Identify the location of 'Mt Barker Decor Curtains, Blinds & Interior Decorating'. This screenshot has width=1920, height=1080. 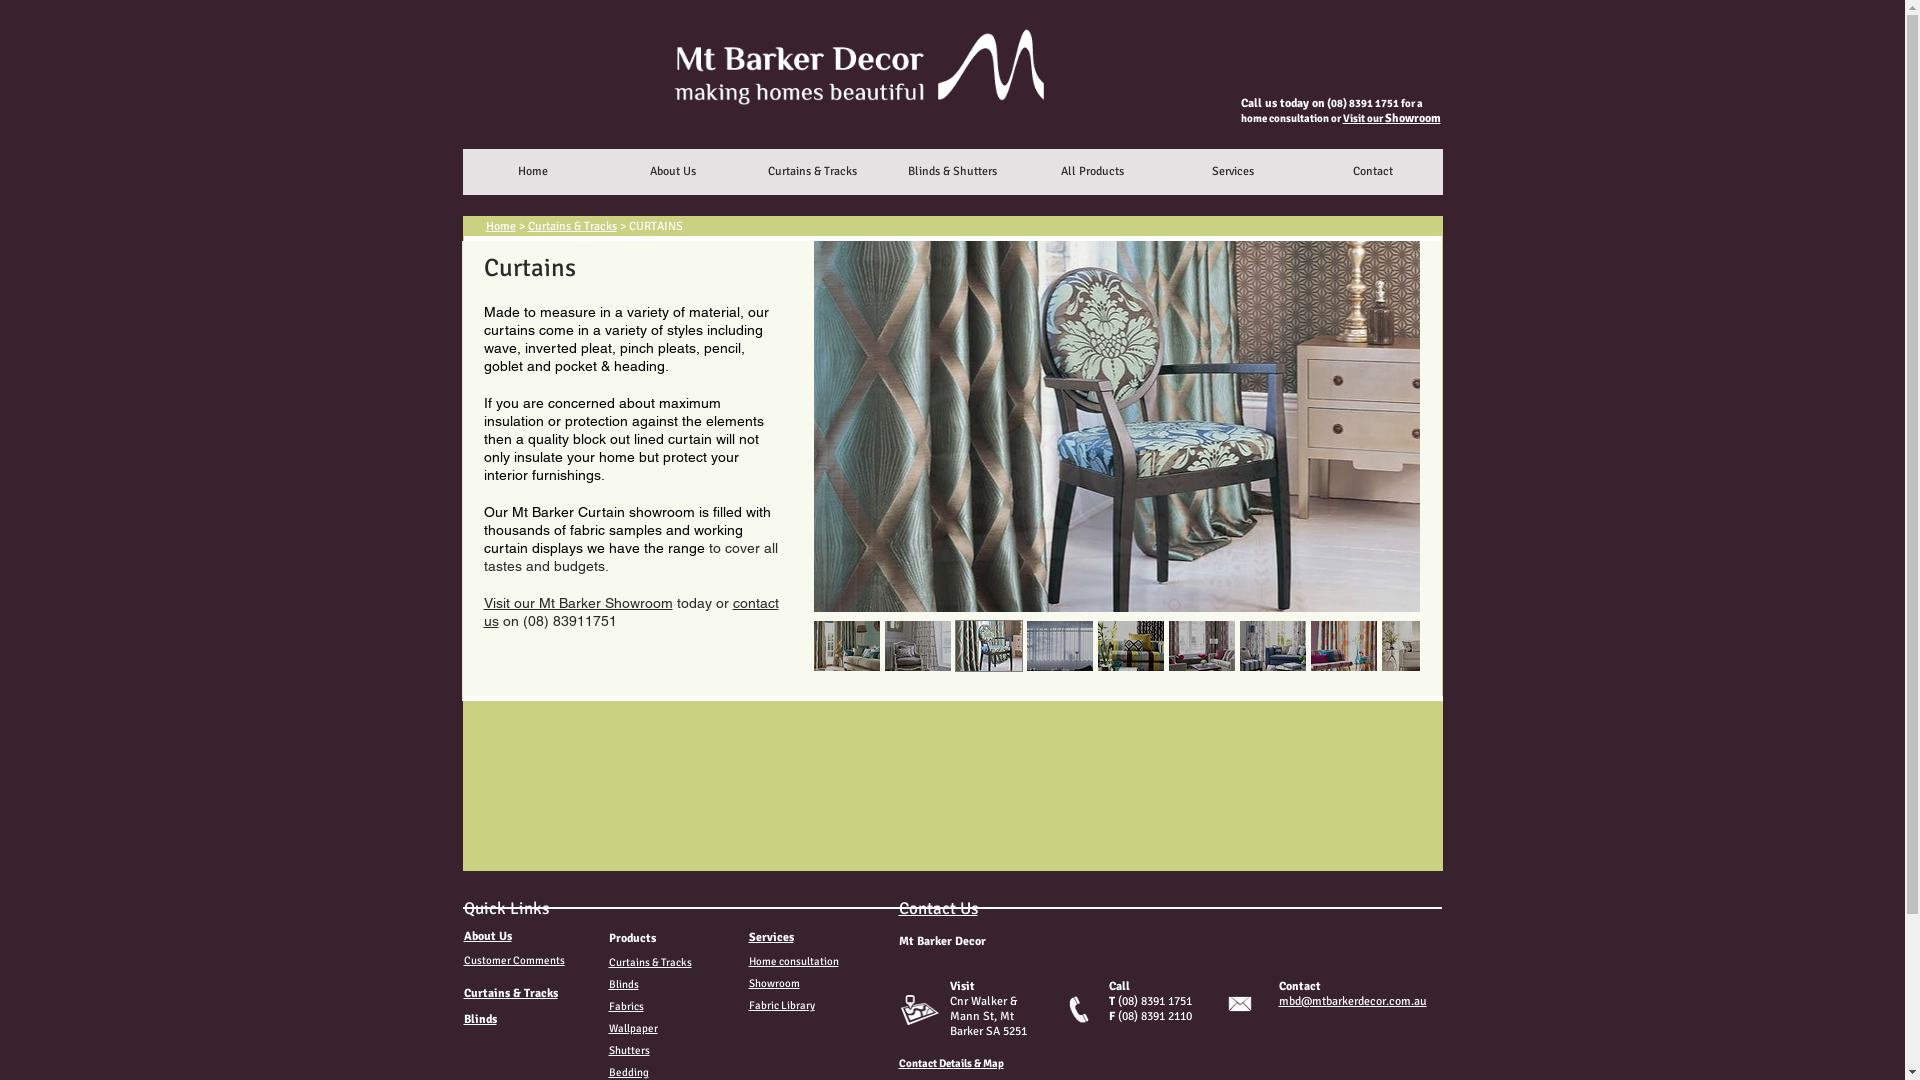
(840, 108).